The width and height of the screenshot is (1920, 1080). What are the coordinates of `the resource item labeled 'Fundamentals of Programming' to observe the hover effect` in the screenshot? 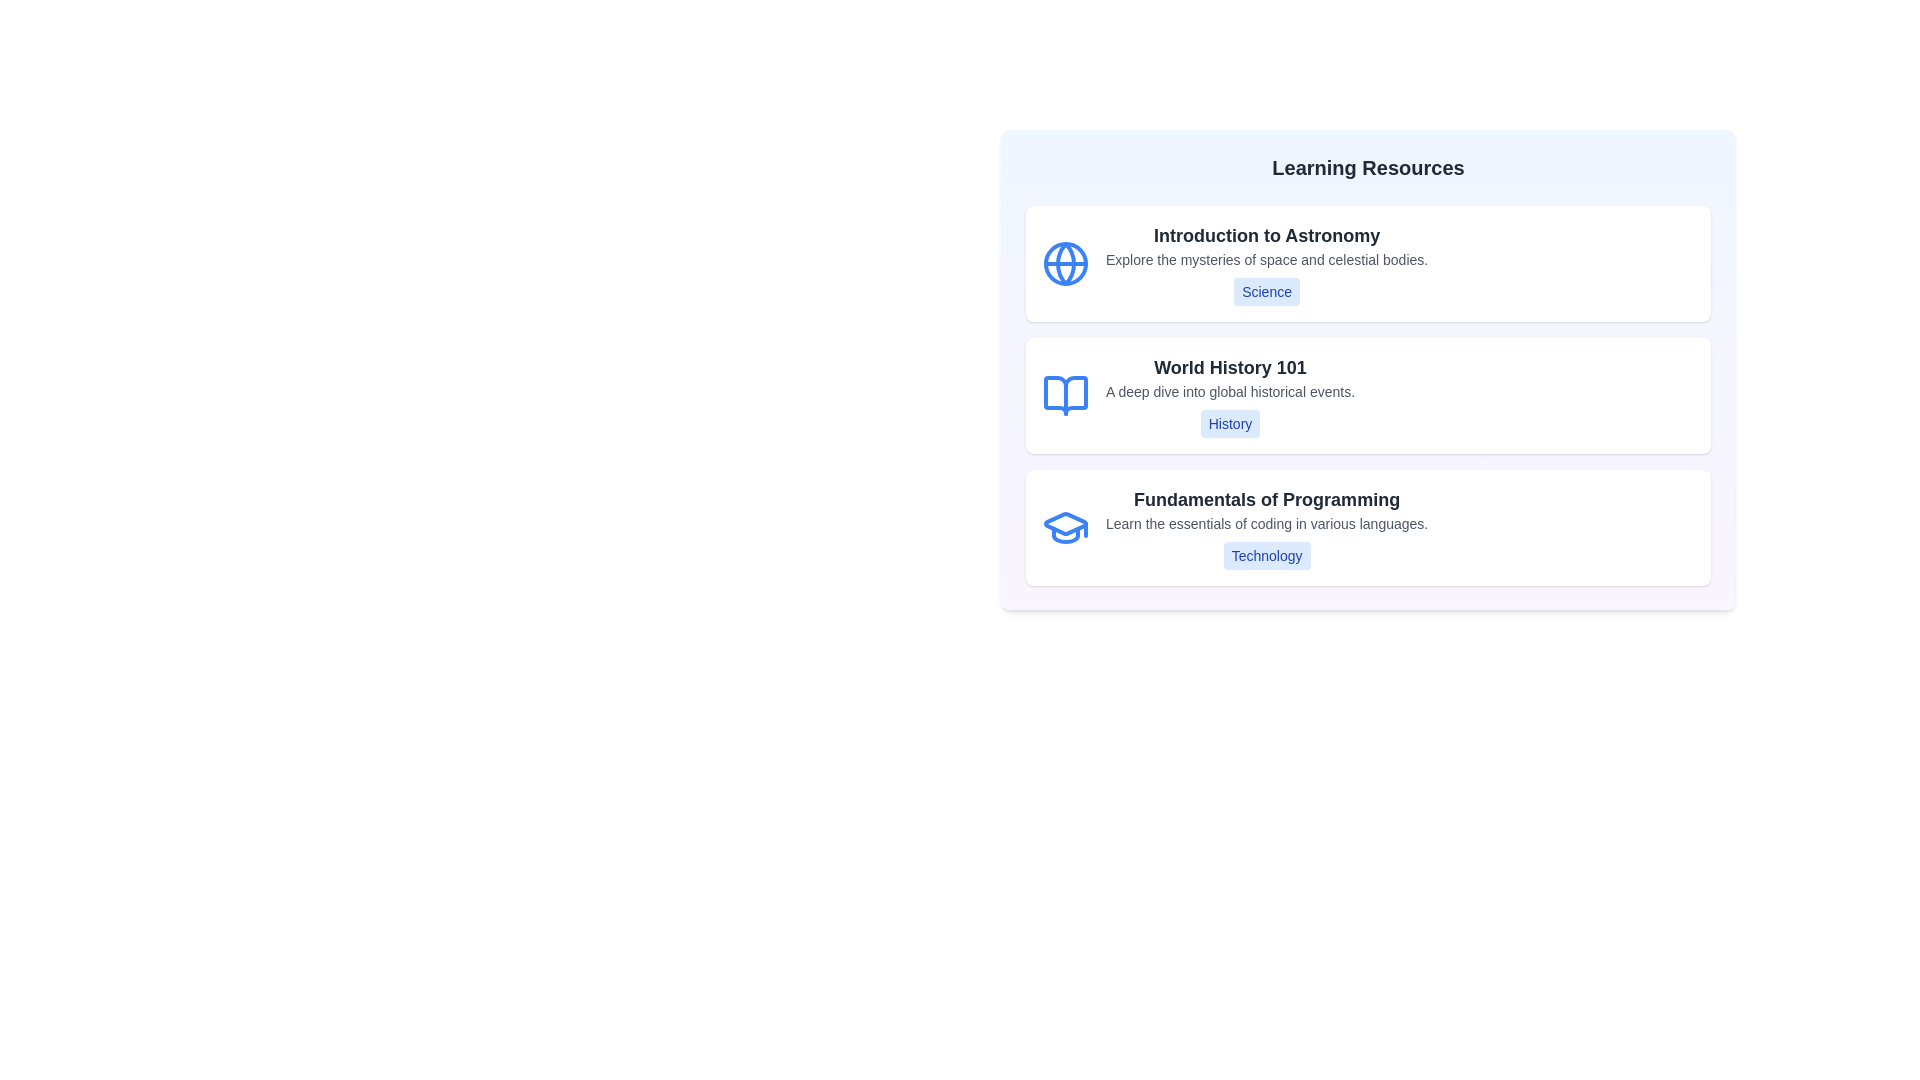 It's located at (1367, 527).